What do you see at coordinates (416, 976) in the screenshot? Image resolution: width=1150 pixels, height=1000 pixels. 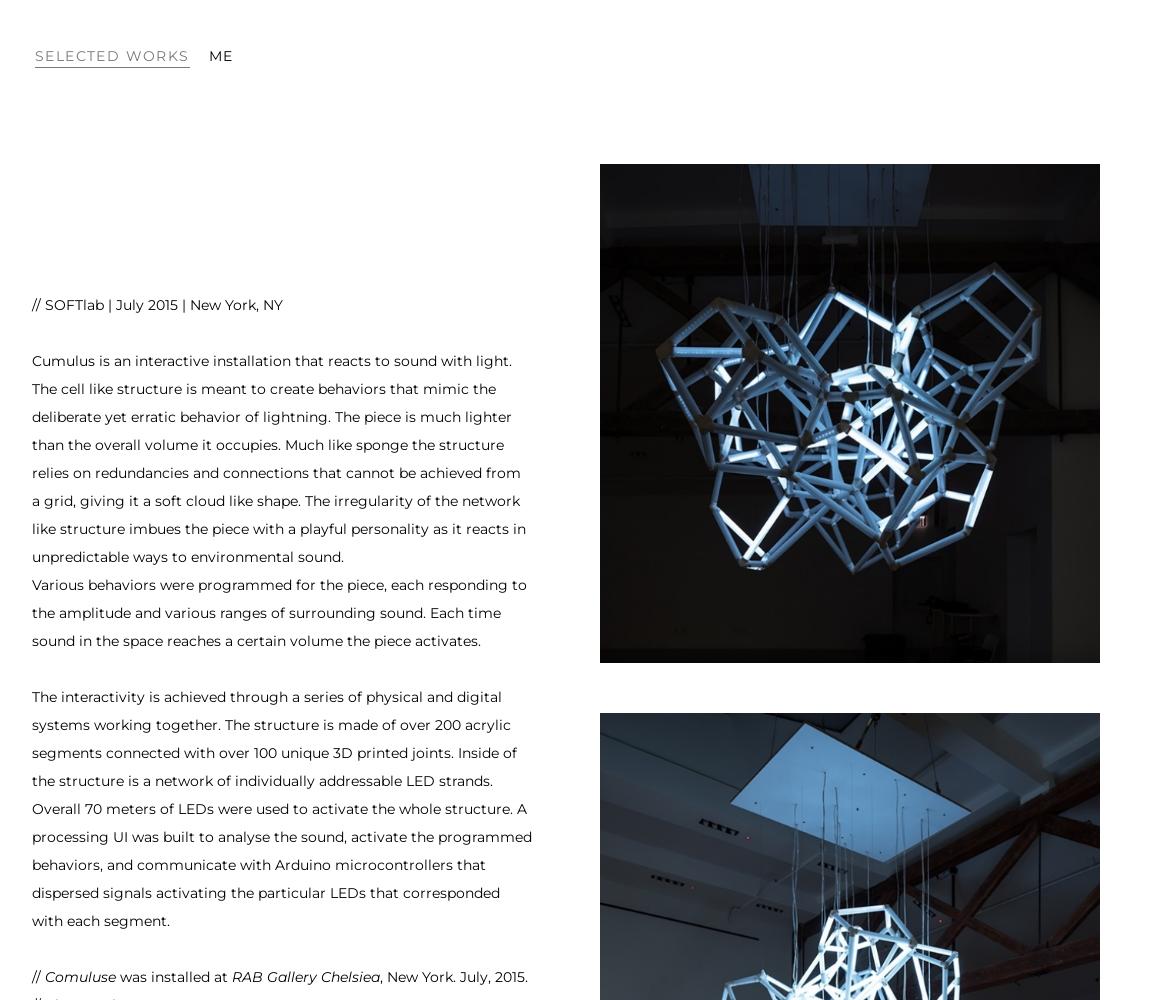 I see `', New York'` at bounding box center [416, 976].